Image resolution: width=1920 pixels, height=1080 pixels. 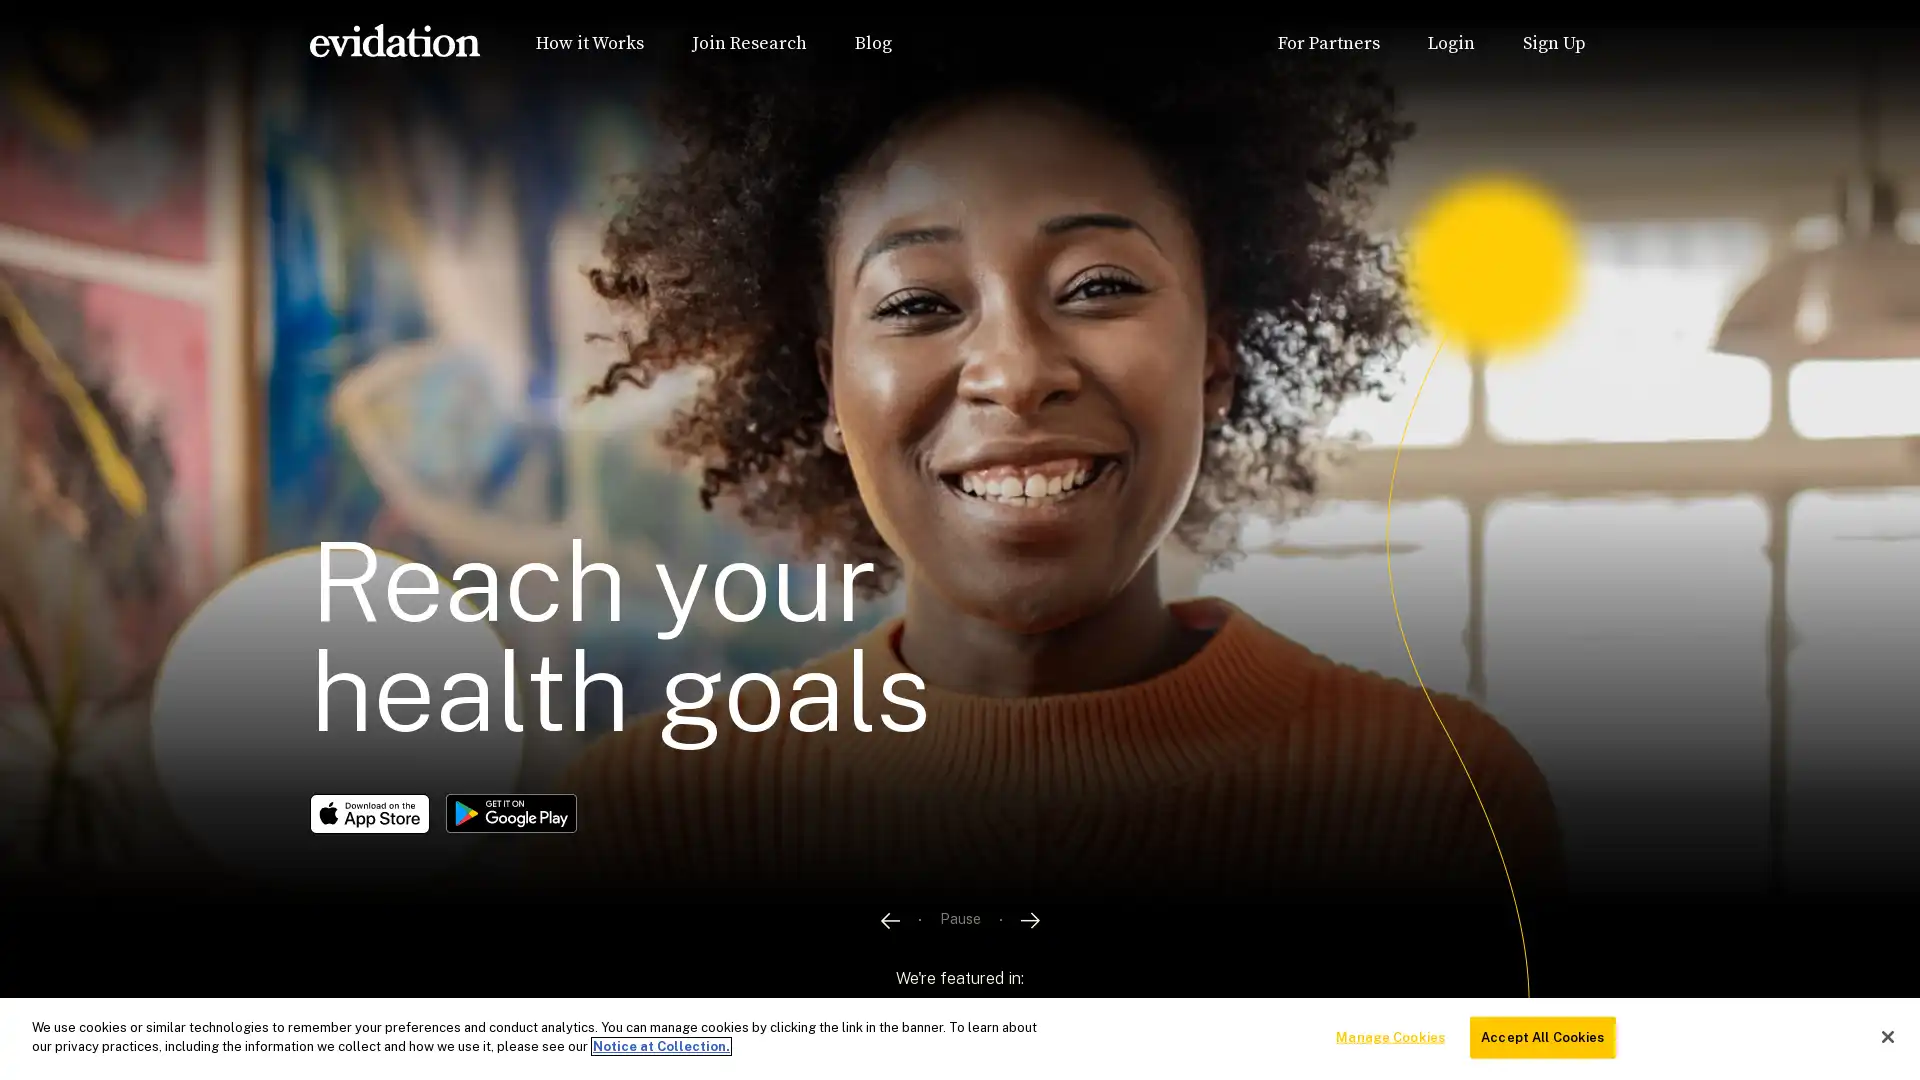 What do you see at coordinates (1030, 978) in the screenshot?
I see `Next slide` at bounding box center [1030, 978].